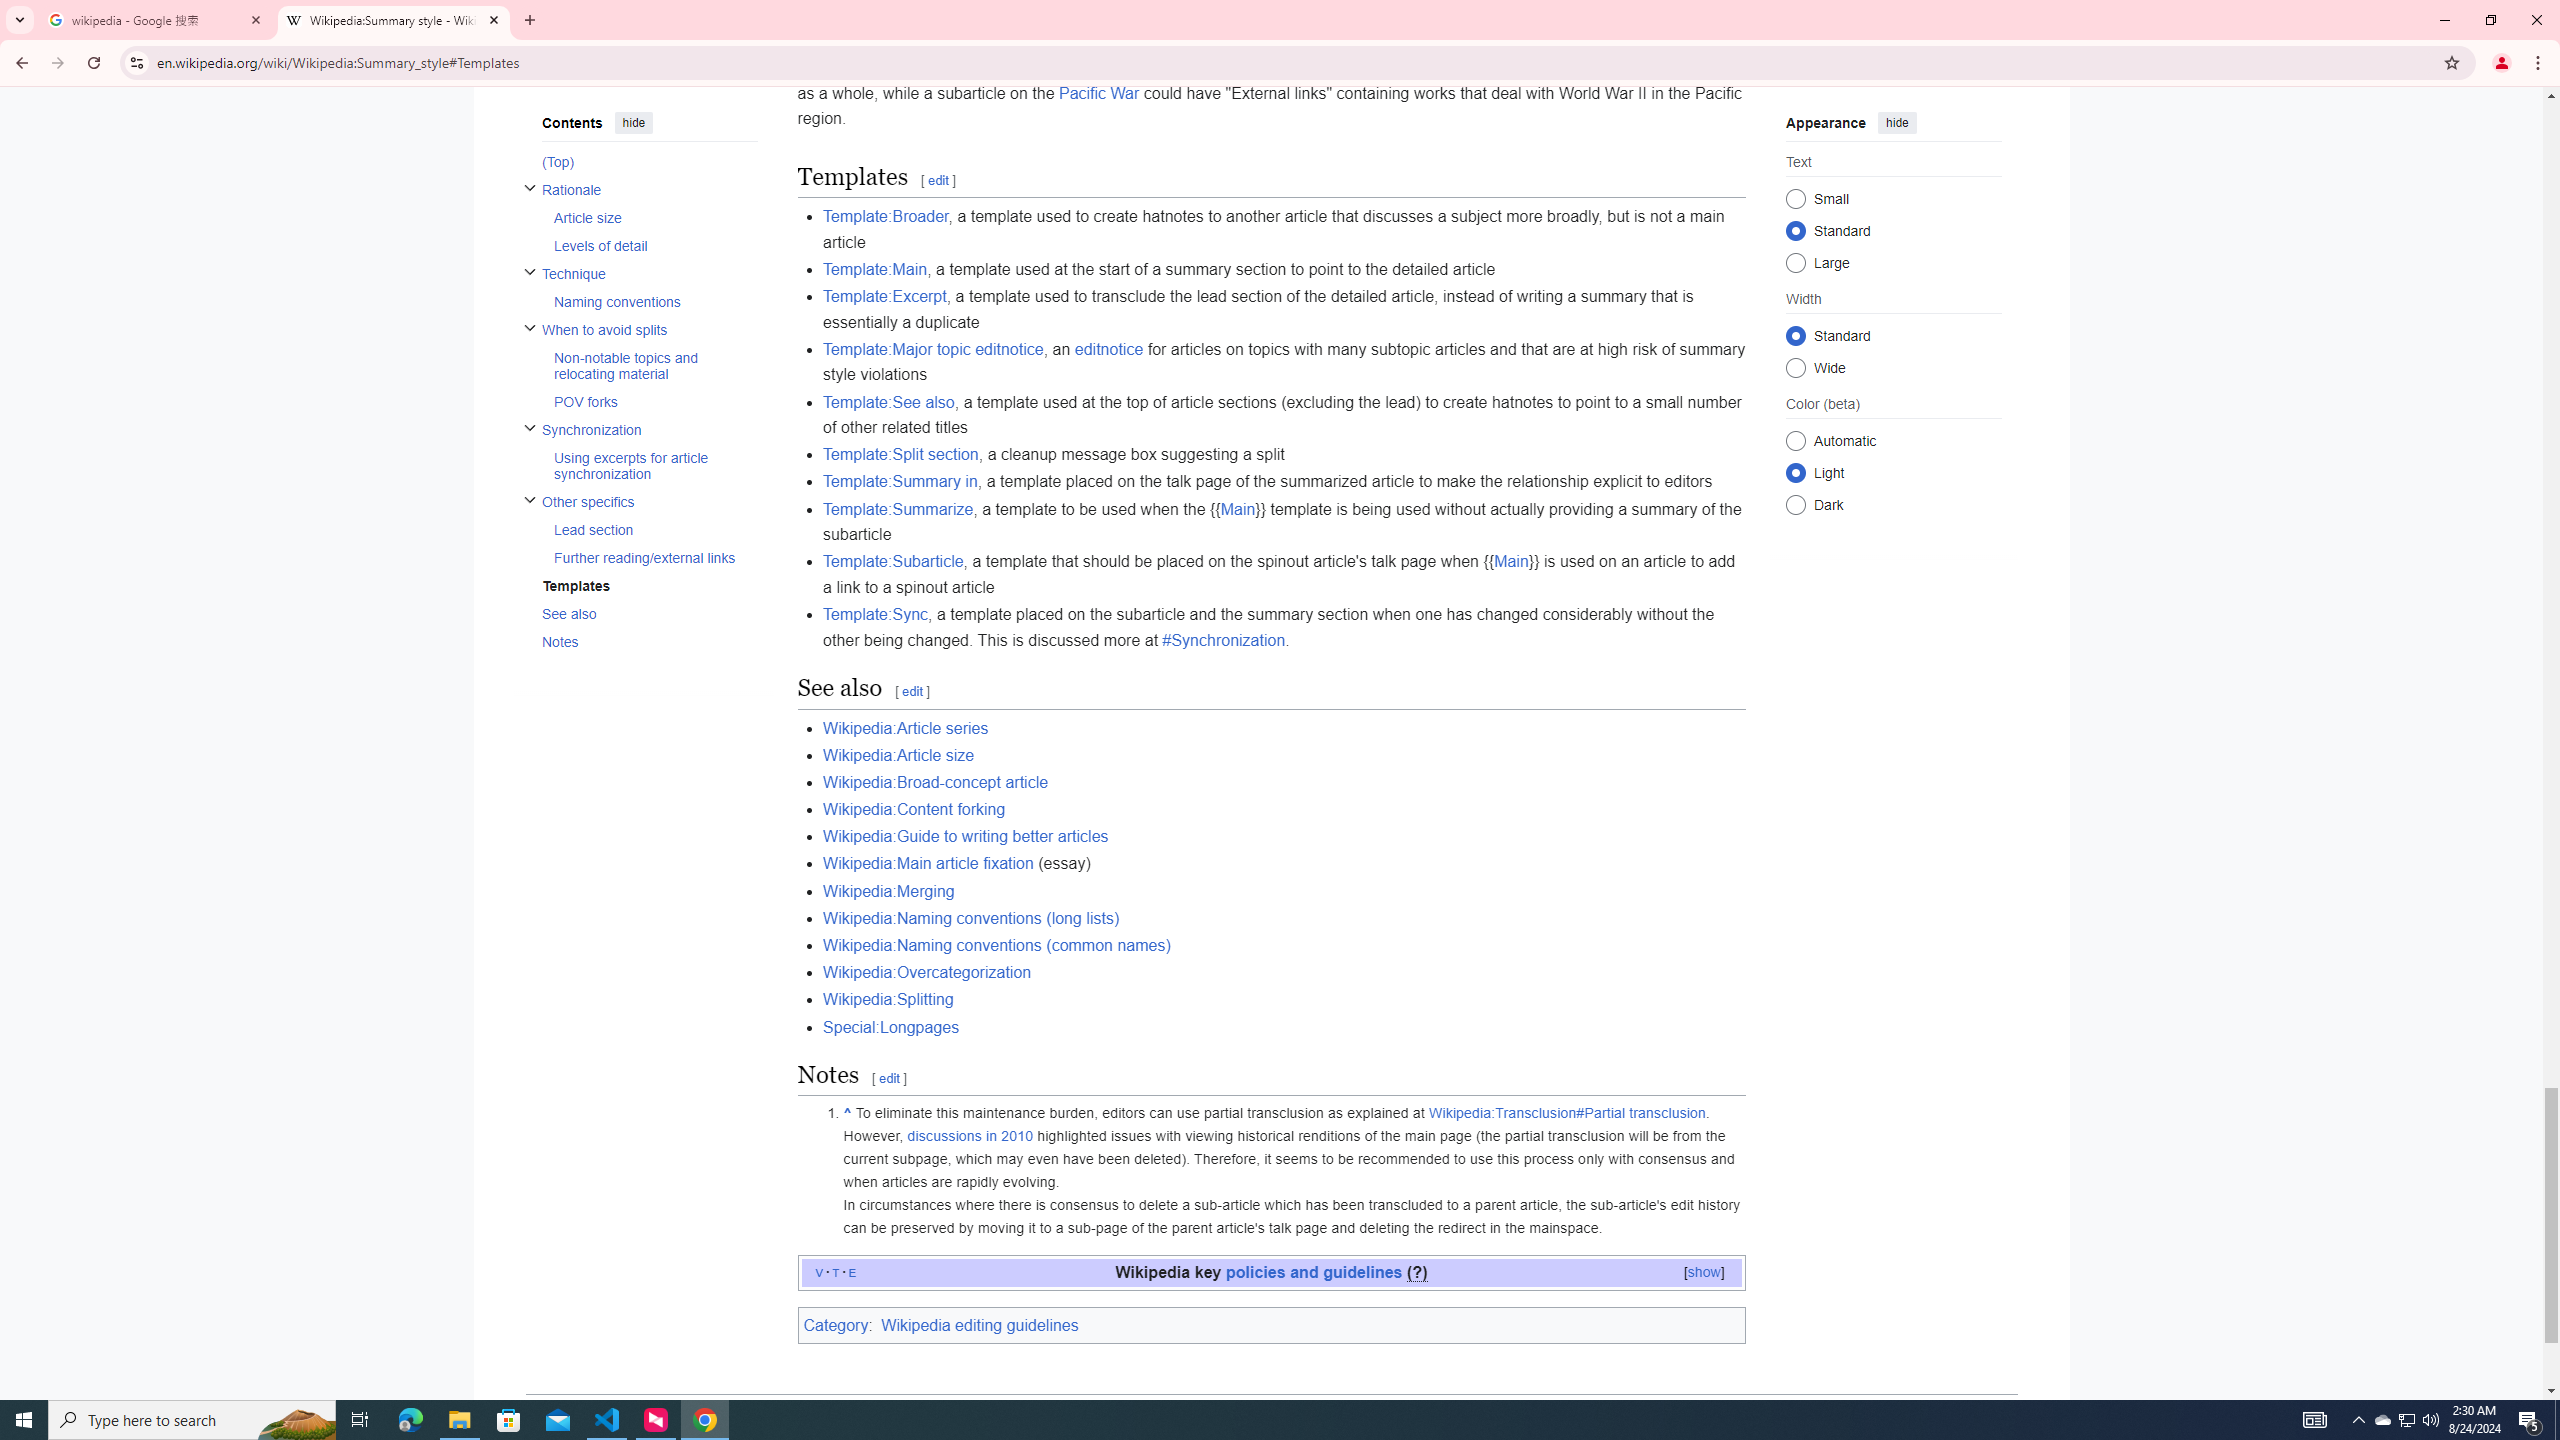  Describe the element at coordinates (904, 727) in the screenshot. I see `'Wikipedia:Article series'` at that location.